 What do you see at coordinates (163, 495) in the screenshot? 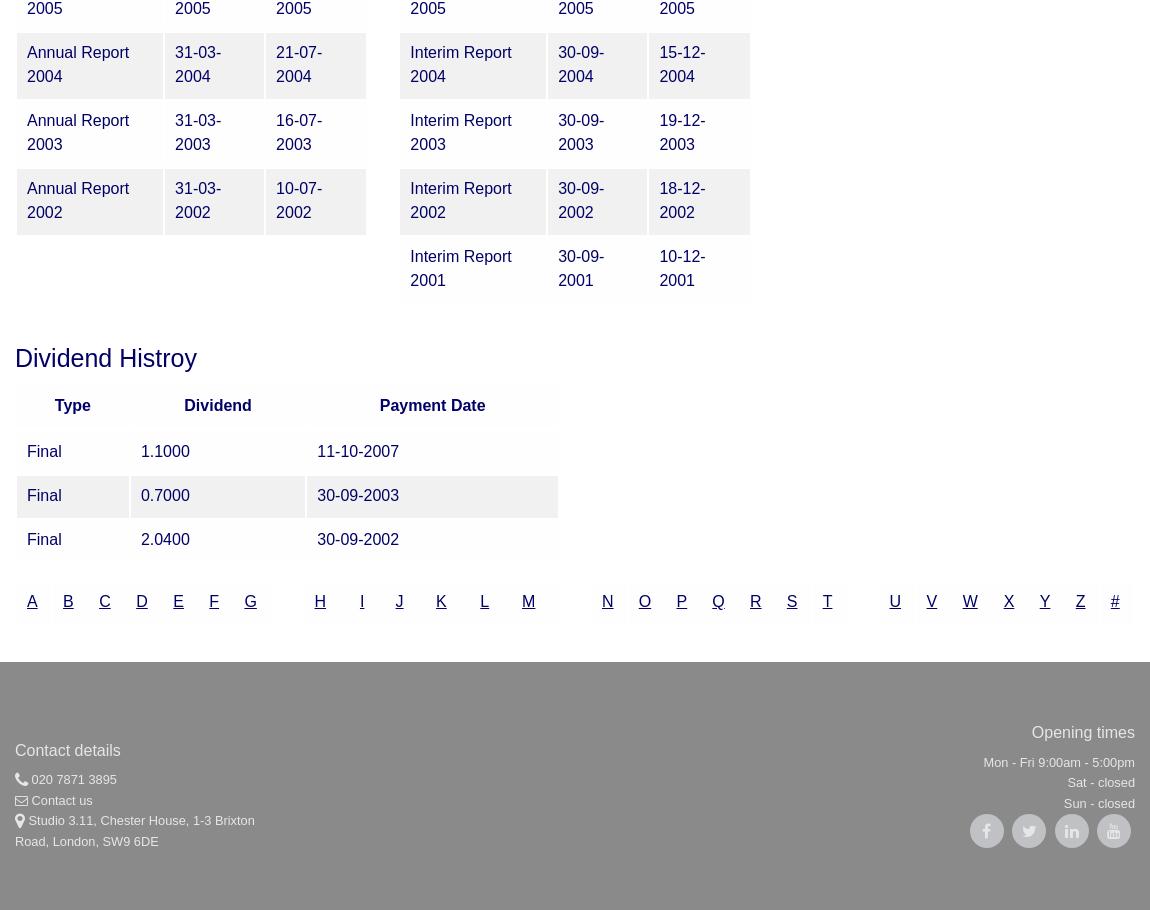
I see `'0.7000'` at bounding box center [163, 495].